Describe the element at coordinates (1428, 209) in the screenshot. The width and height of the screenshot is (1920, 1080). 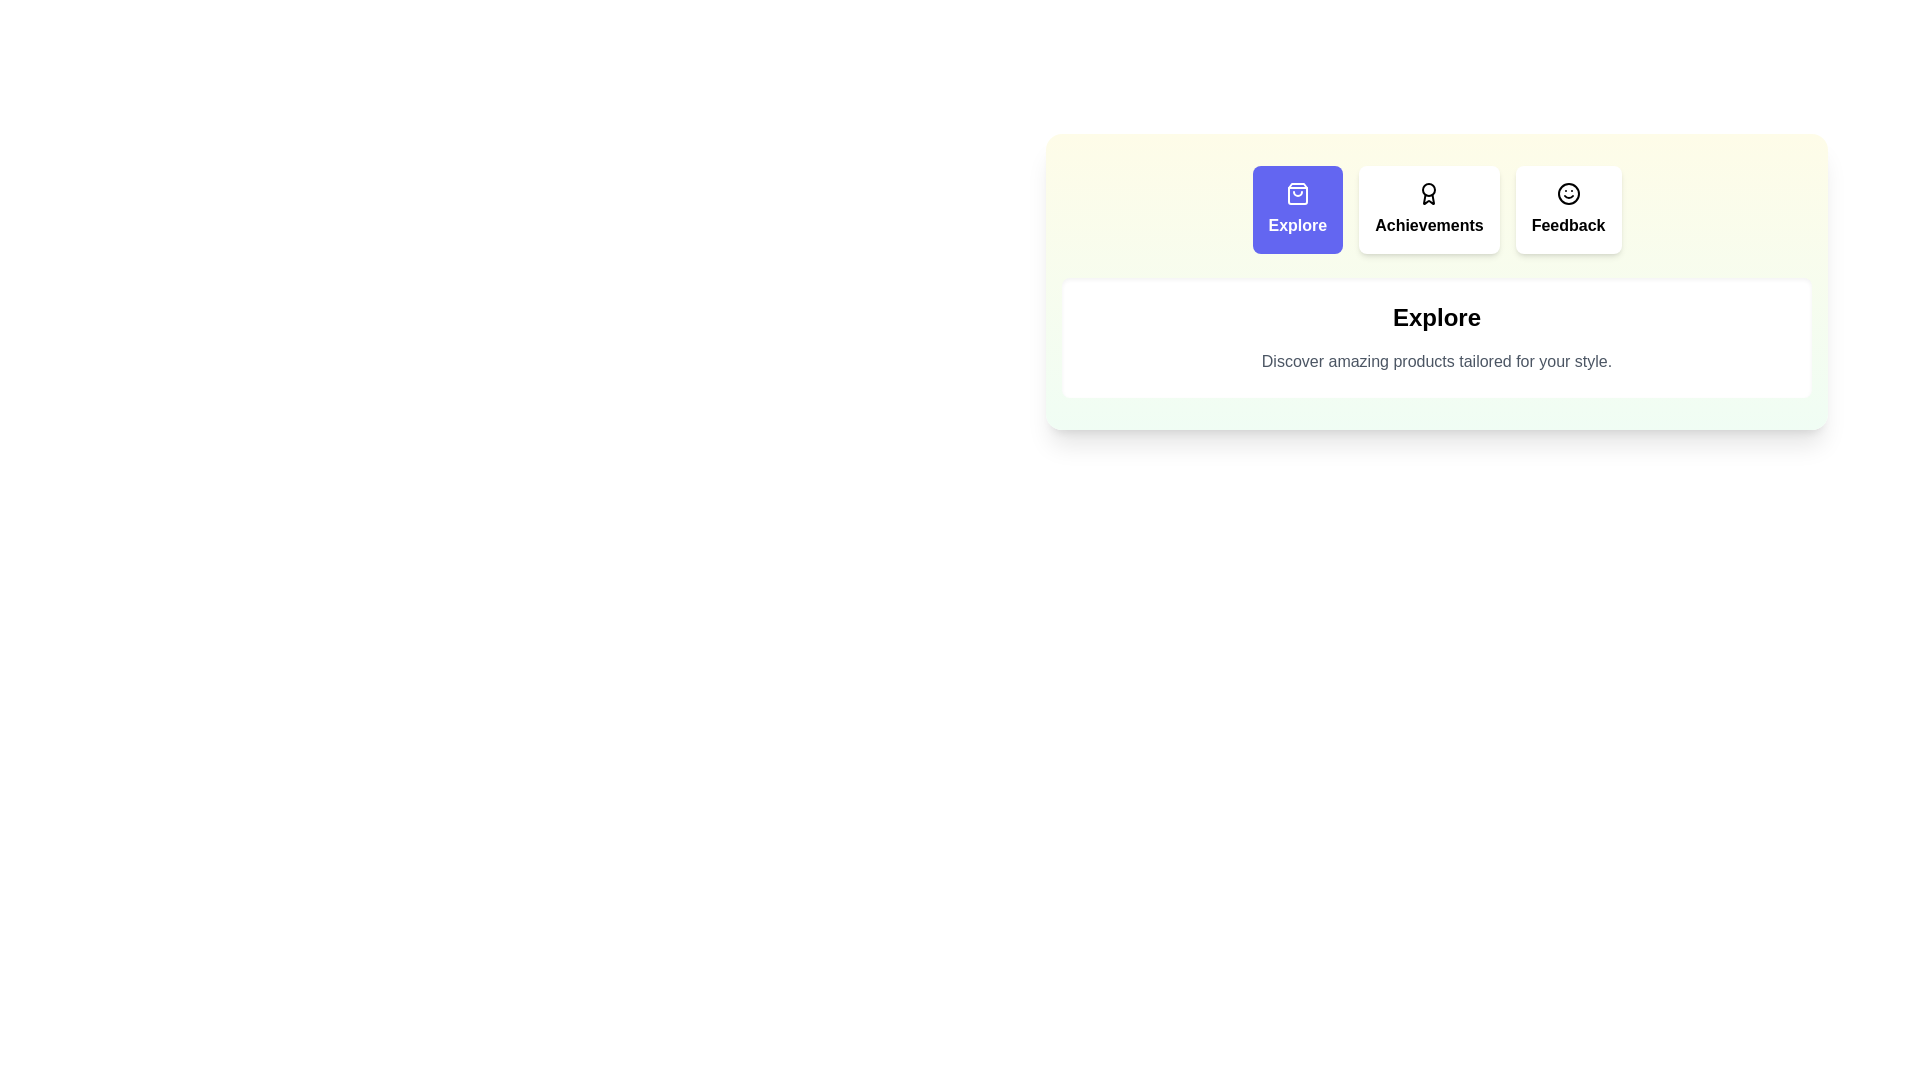
I see `the Achievements tab by clicking on its respective title or icon` at that location.